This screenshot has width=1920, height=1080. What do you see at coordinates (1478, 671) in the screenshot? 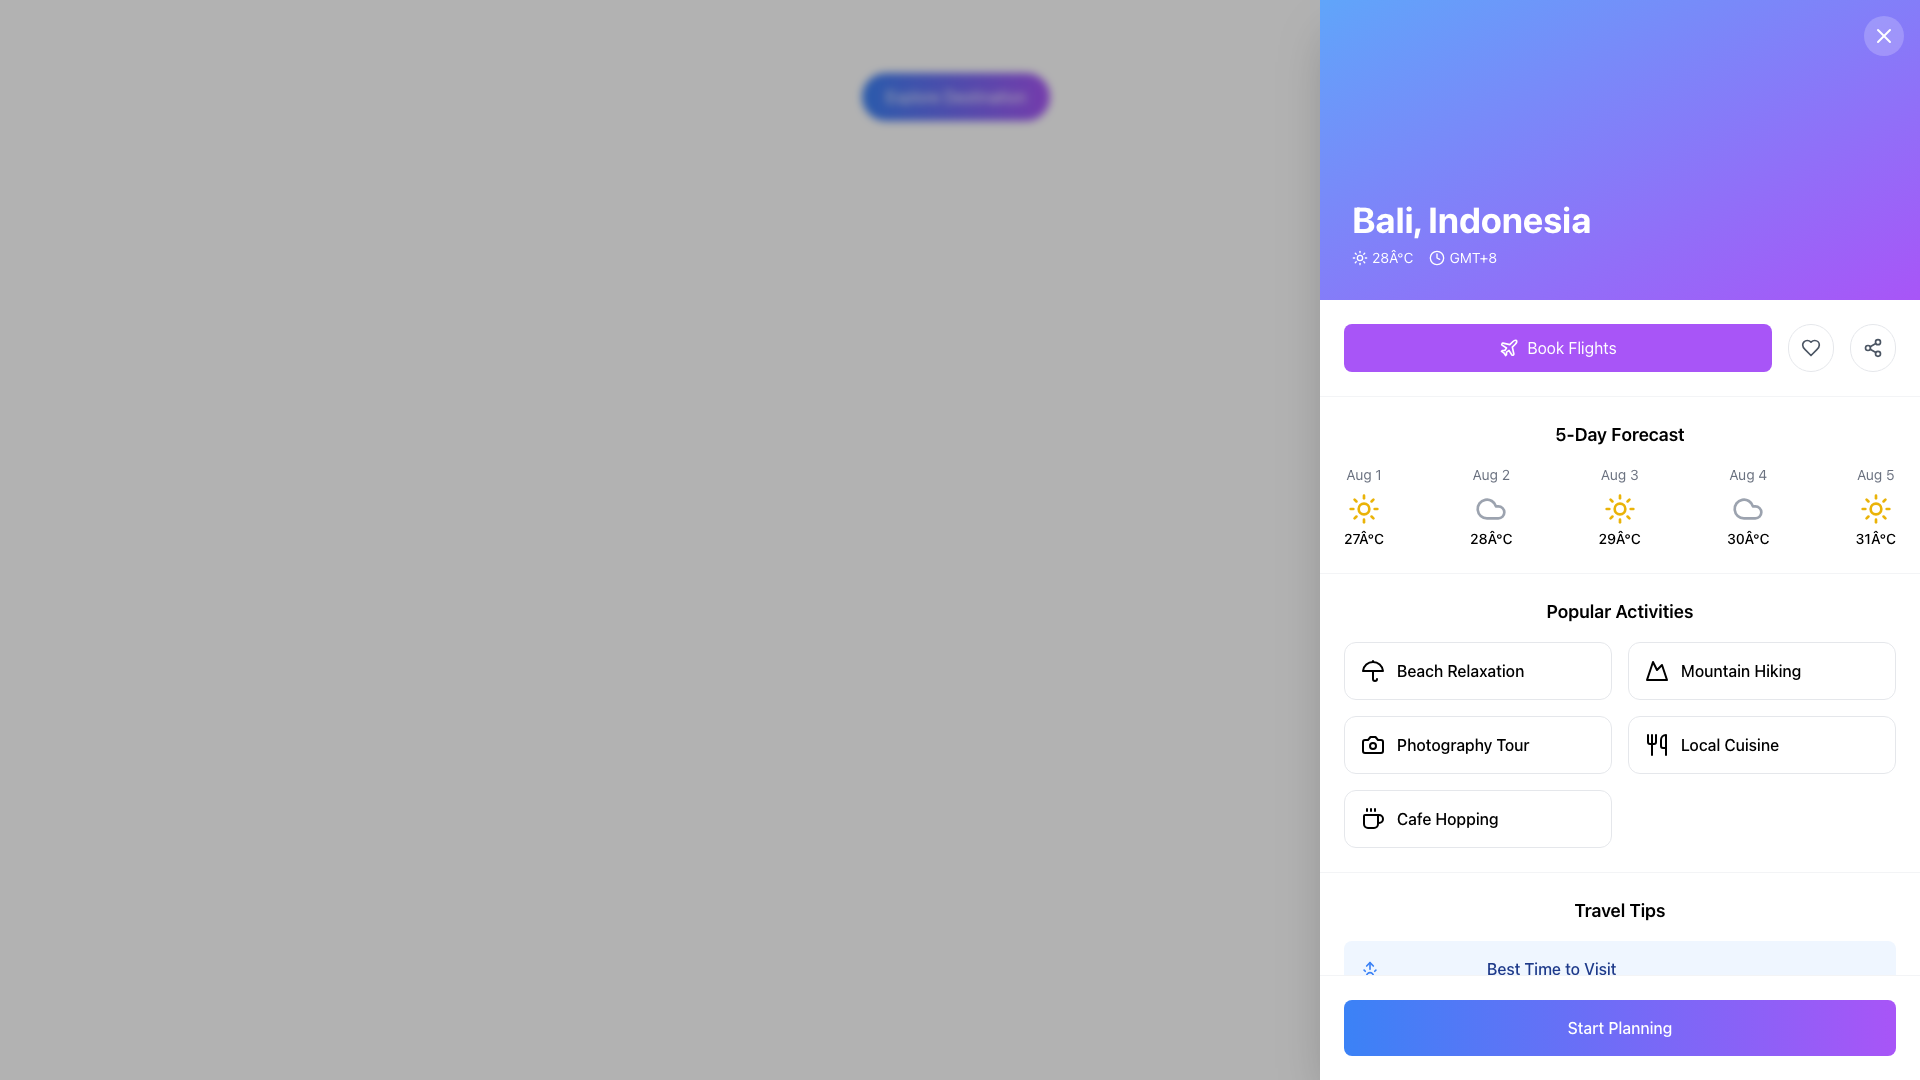
I see `the 'Beach Relaxation' button, which is a rectangular button with rounded corners, a white background, an umbrella icon on the left, and centered black text in medium font weight` at bounding box center [1478, 671].